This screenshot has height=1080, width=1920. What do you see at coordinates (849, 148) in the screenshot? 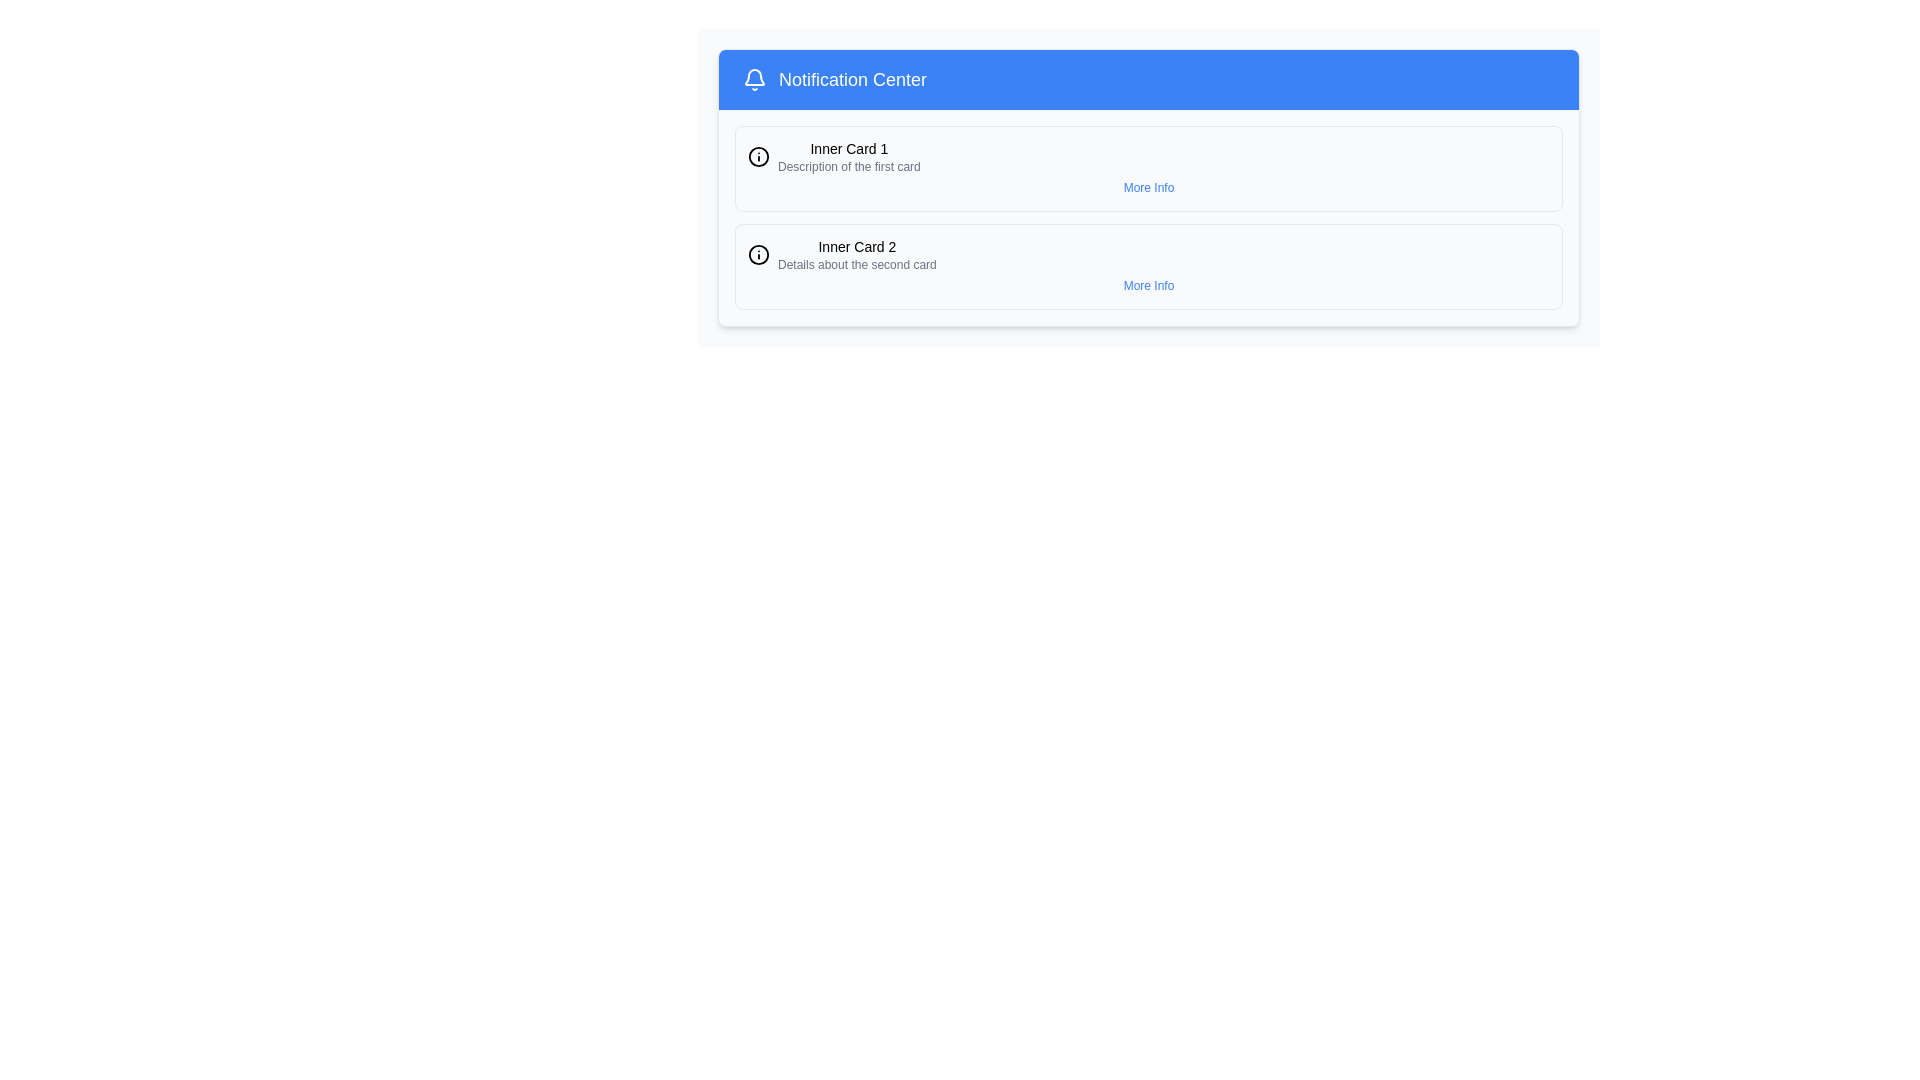
I see `the title text label of the first notification card, which is located in the upper part of the card, right below the section's title and icon` at bounding box center [849, 148].